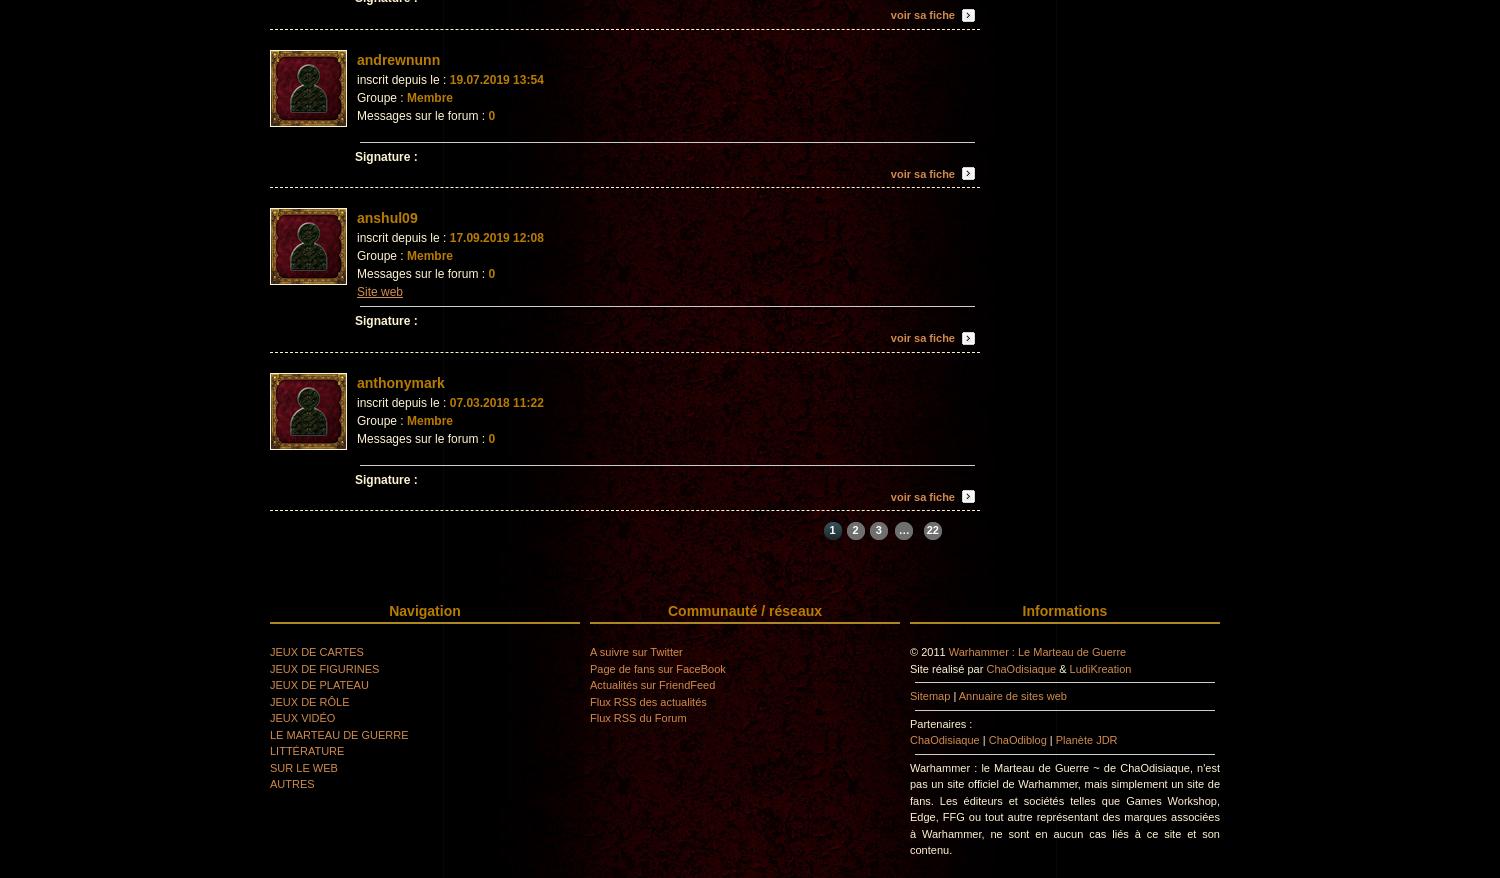  Describe the element at coordinates (987, 738) in the screenshot. I see `'ChaOdiblog'` at that location.